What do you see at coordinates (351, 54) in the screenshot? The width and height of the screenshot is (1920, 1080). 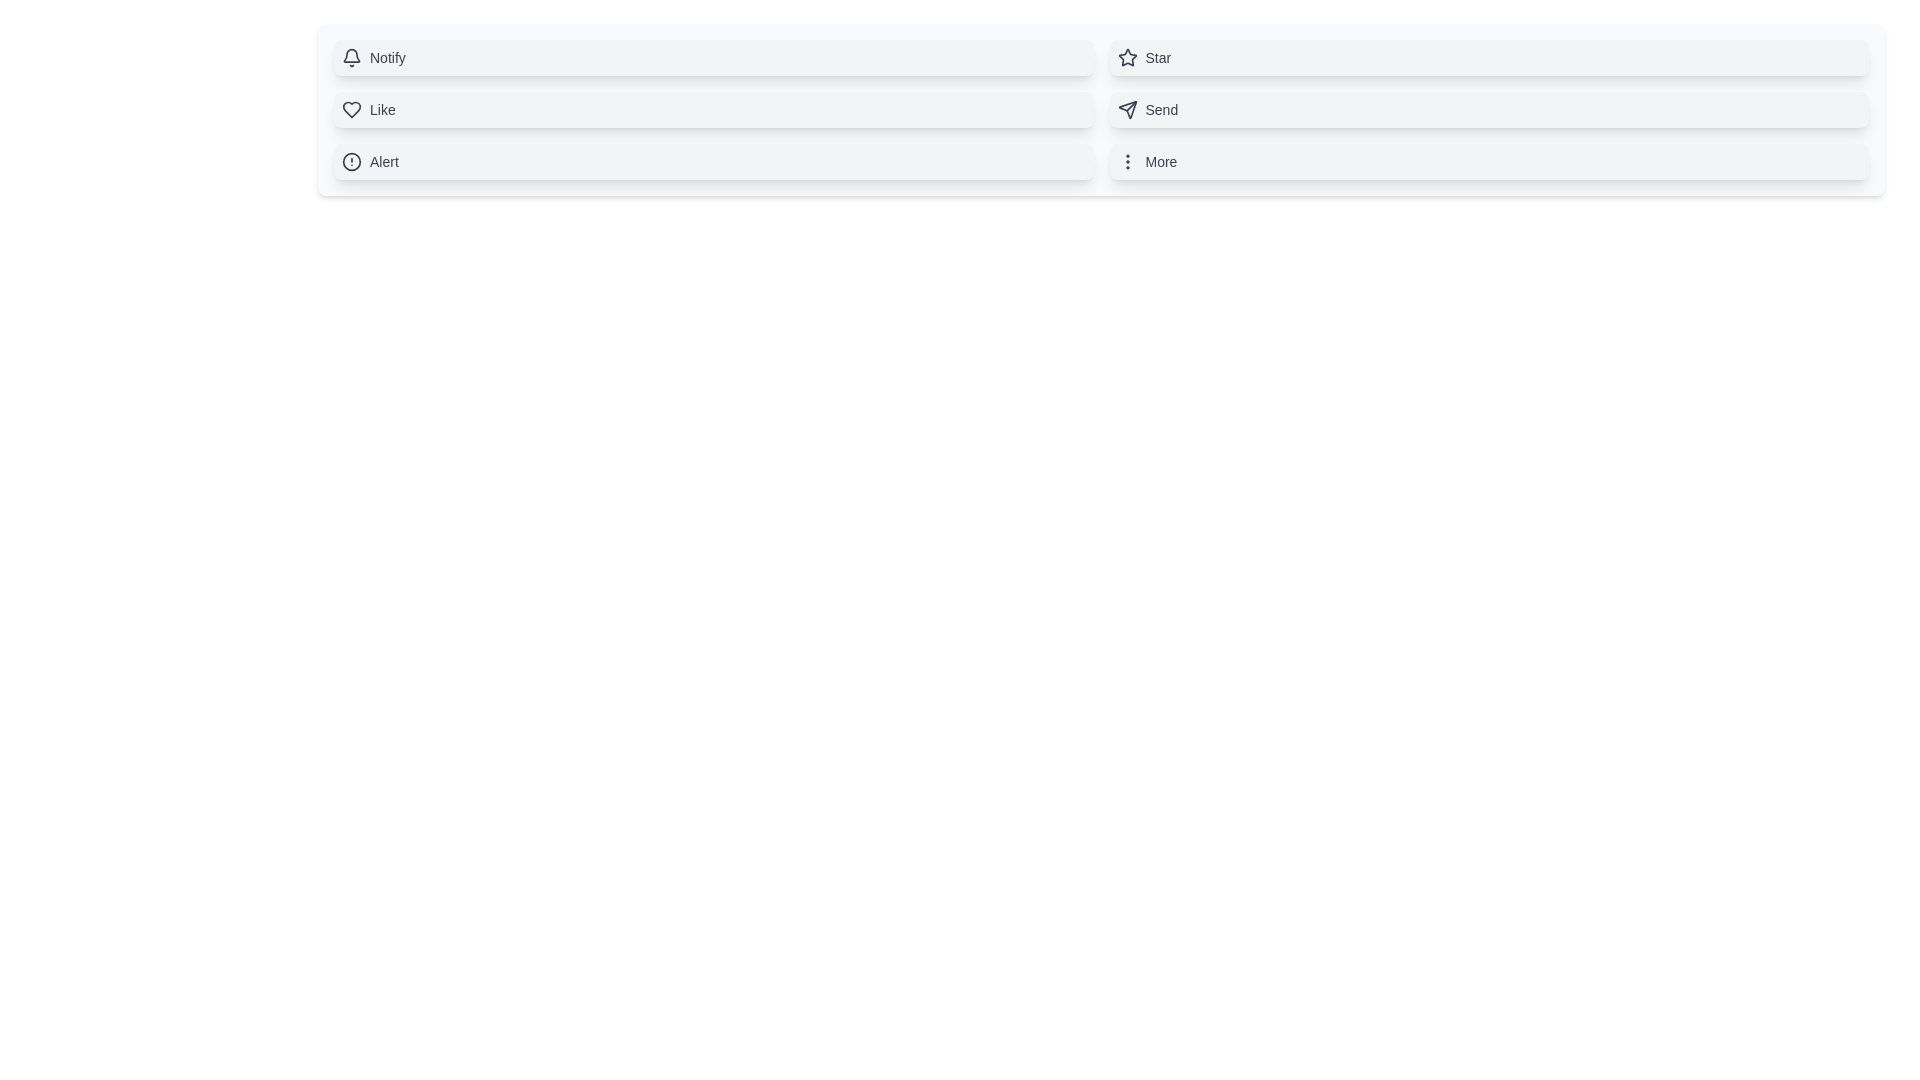 I see `the bell-shaped icon next to the text 'Notify' in the first row of the interface` at bounding box center [351, 54].